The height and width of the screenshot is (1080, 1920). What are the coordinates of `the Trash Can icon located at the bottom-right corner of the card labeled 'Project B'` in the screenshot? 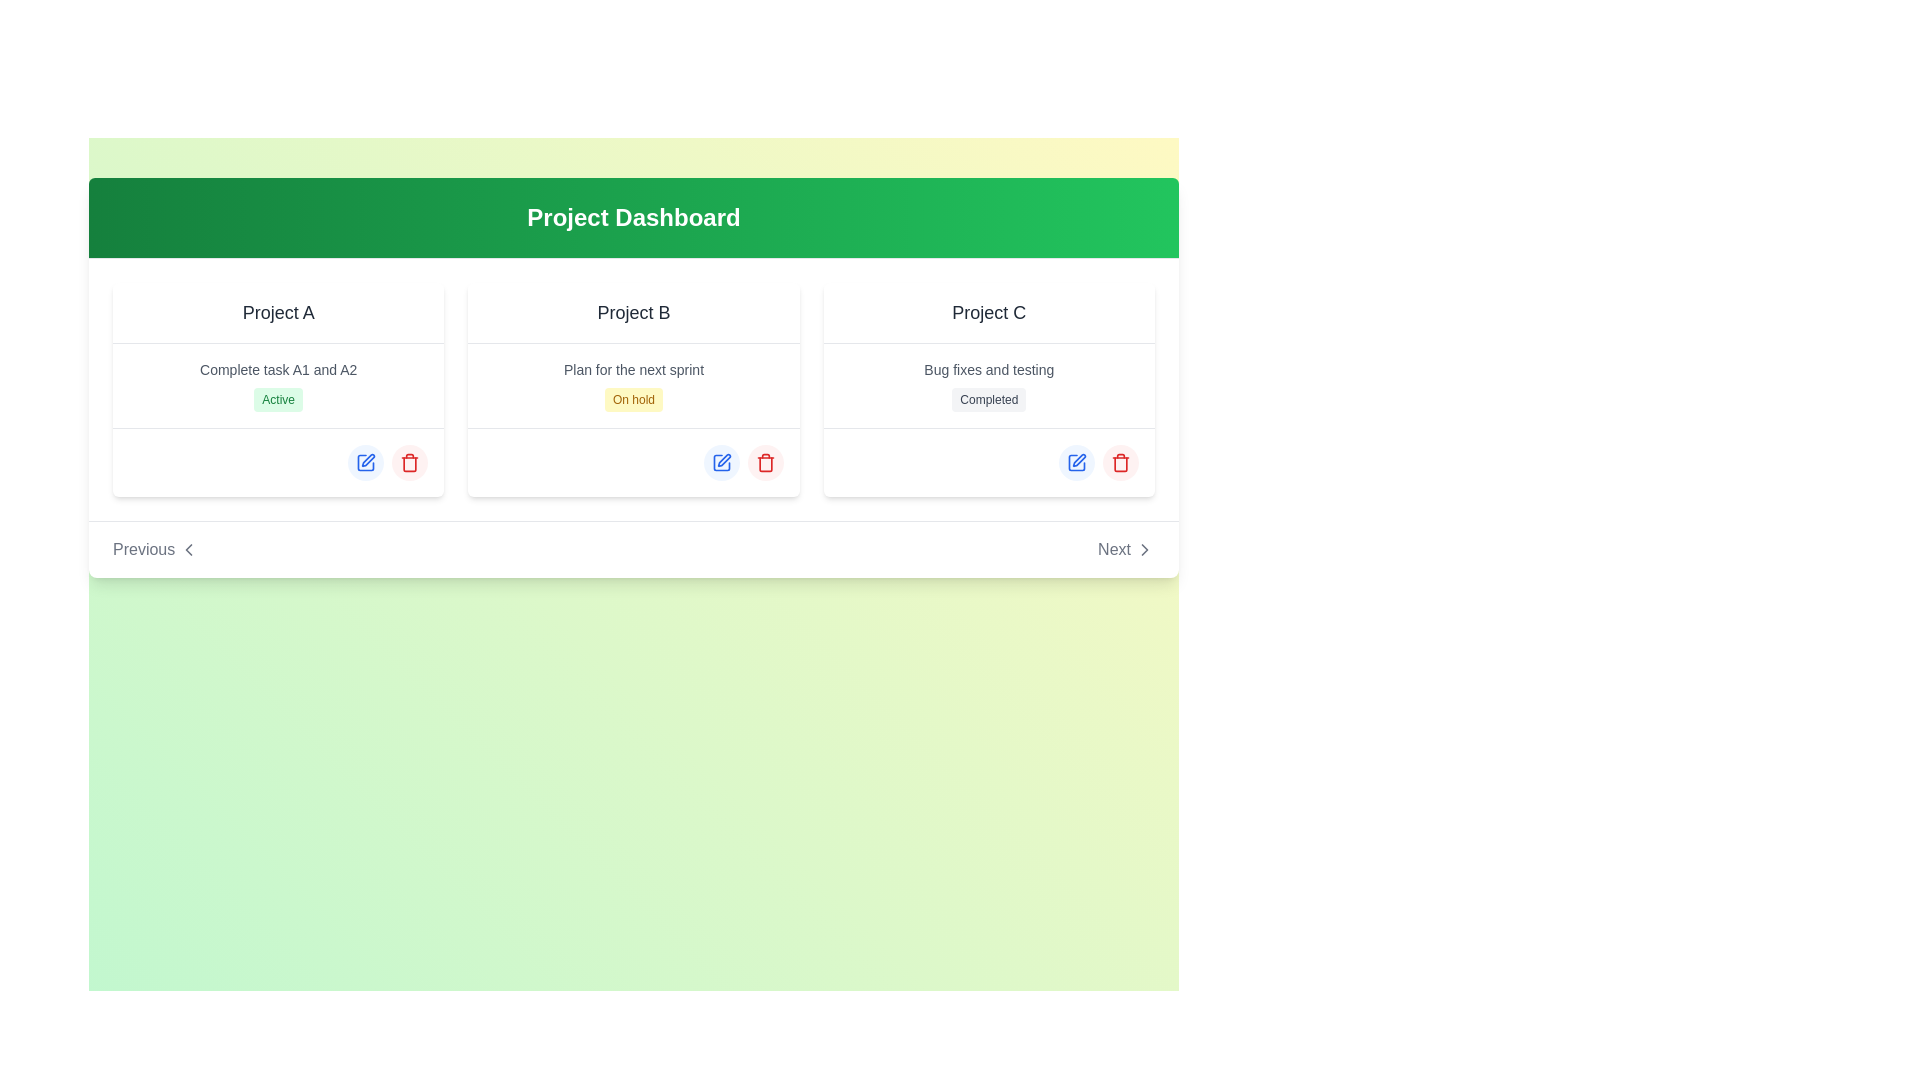 It's located at (764, 462).